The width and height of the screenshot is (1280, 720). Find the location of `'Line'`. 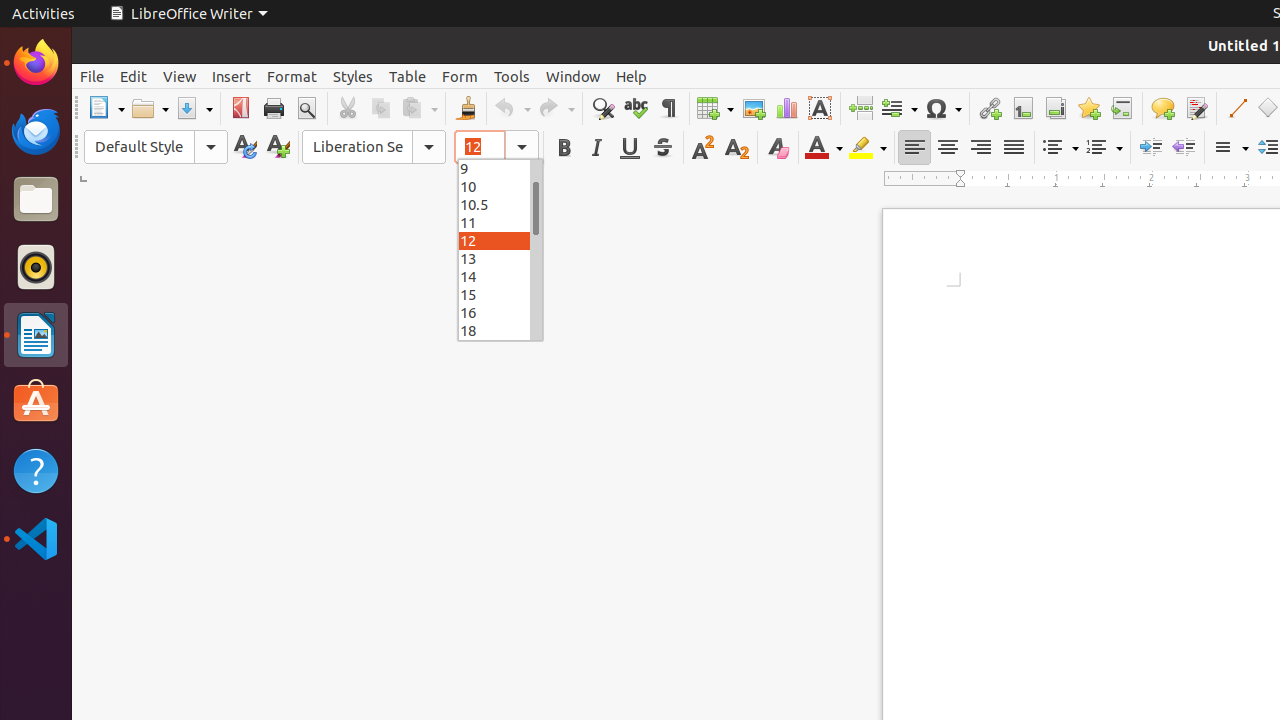

'Line' is located at coordinates (1235, 108).